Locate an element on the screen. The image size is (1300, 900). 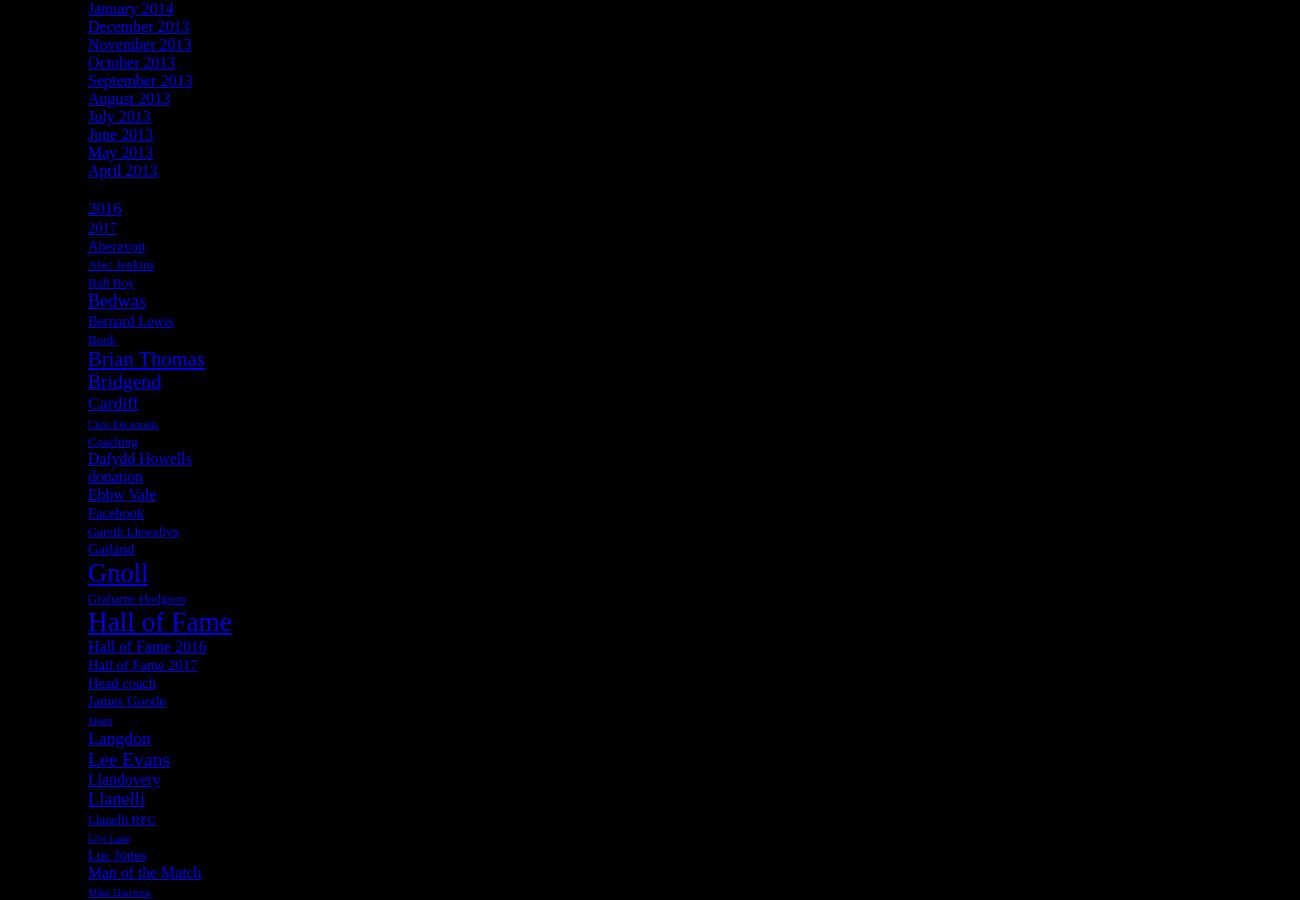
'Mike Harrison' is located at coordinates (117, 891).